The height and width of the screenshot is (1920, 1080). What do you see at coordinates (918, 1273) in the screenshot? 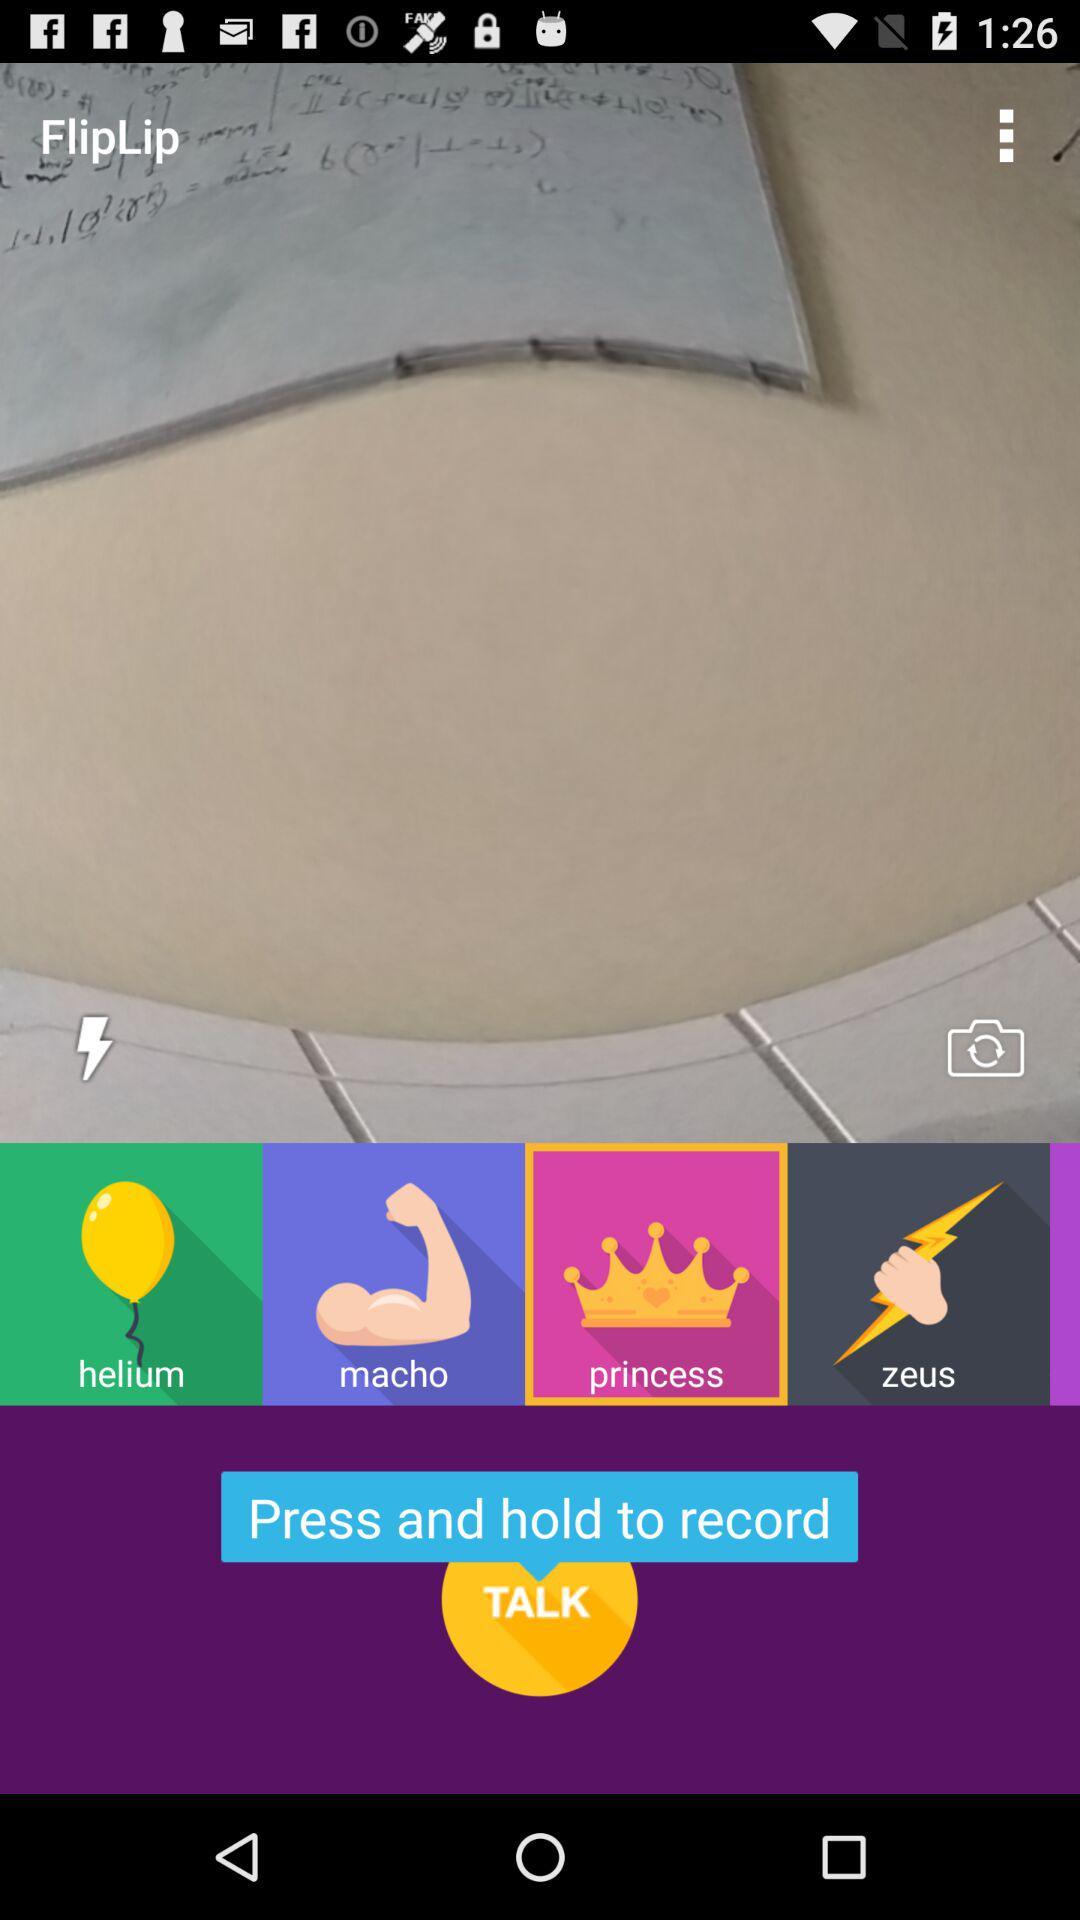
I see `item next to wacko` at bounding box center [918, 1273].